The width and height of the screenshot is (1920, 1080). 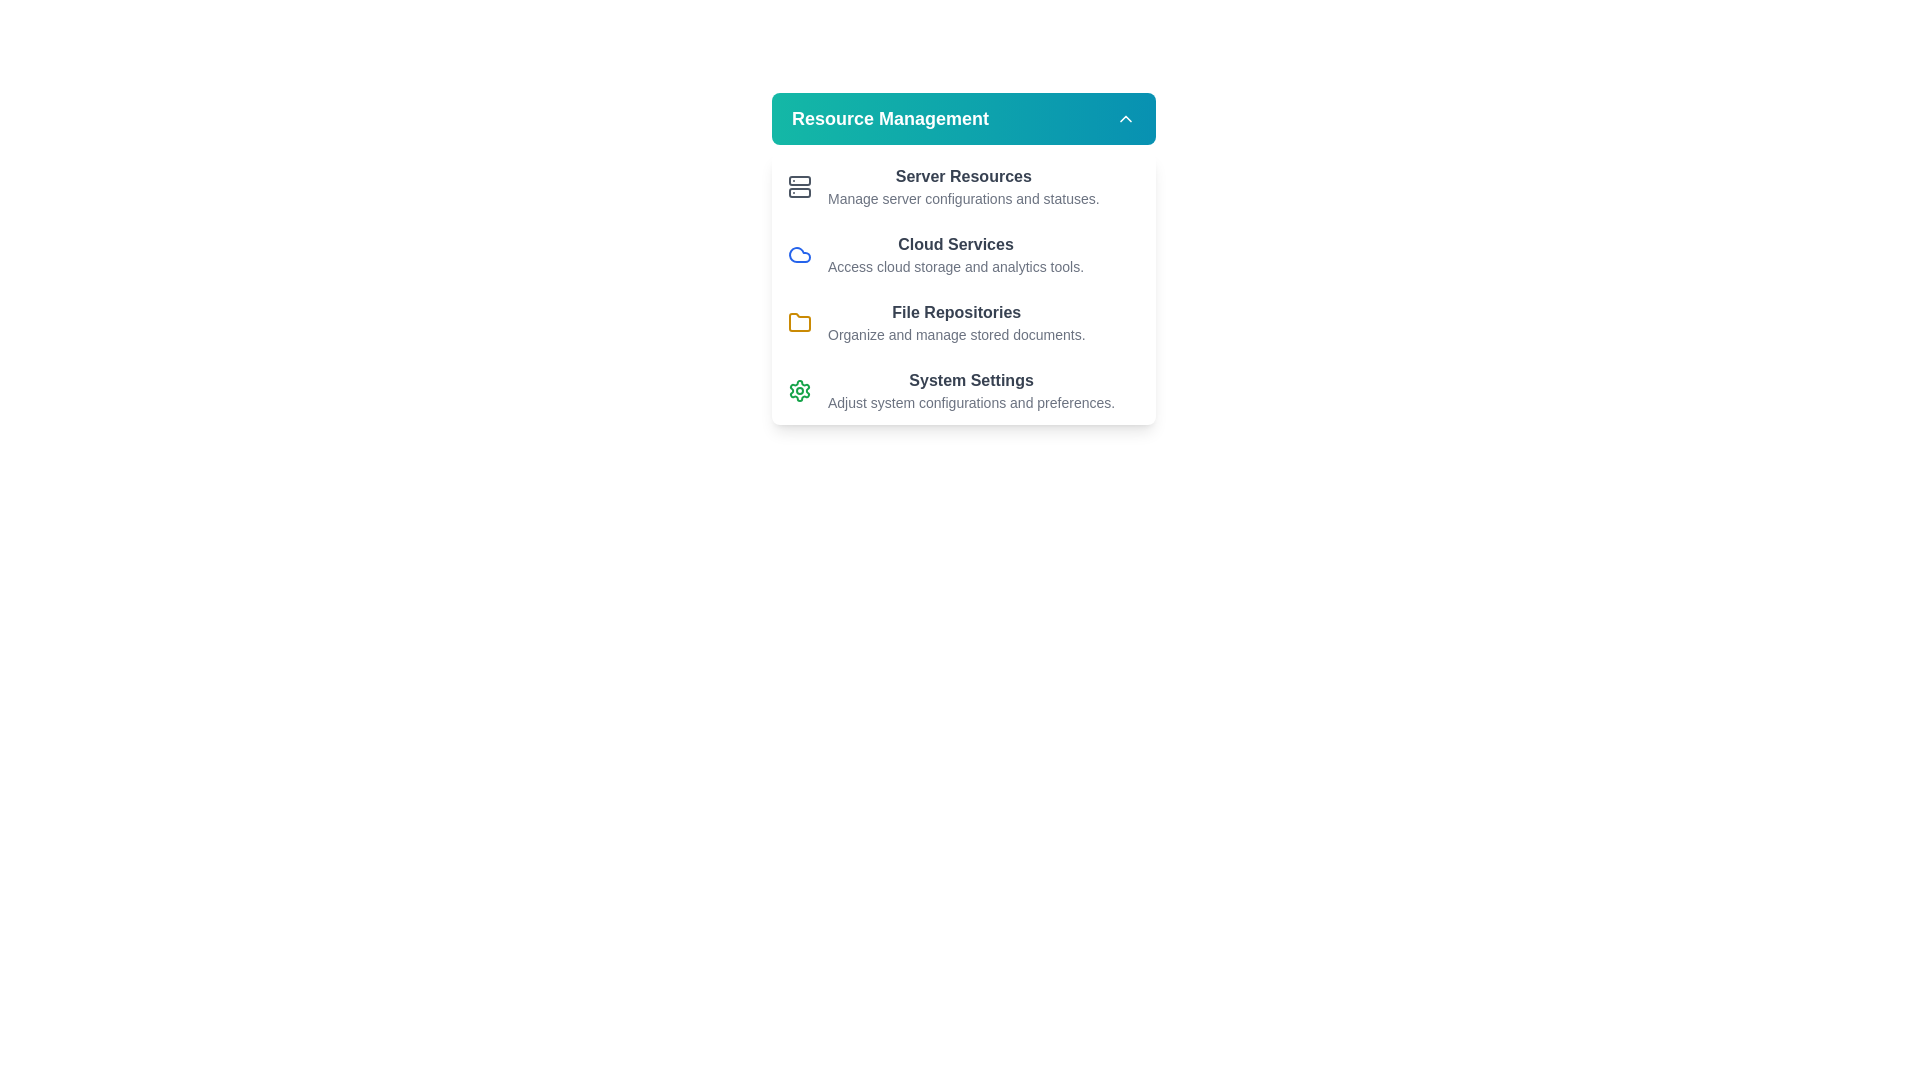 What do you see at coordinates (954, 265) in the screenshot?
I see `the descriptive text 'Access cloud storage and analytics tools.' which is styled in smaller gray font and positioned below the 'Cloud Services' heading` at bounding box center [954, 265].